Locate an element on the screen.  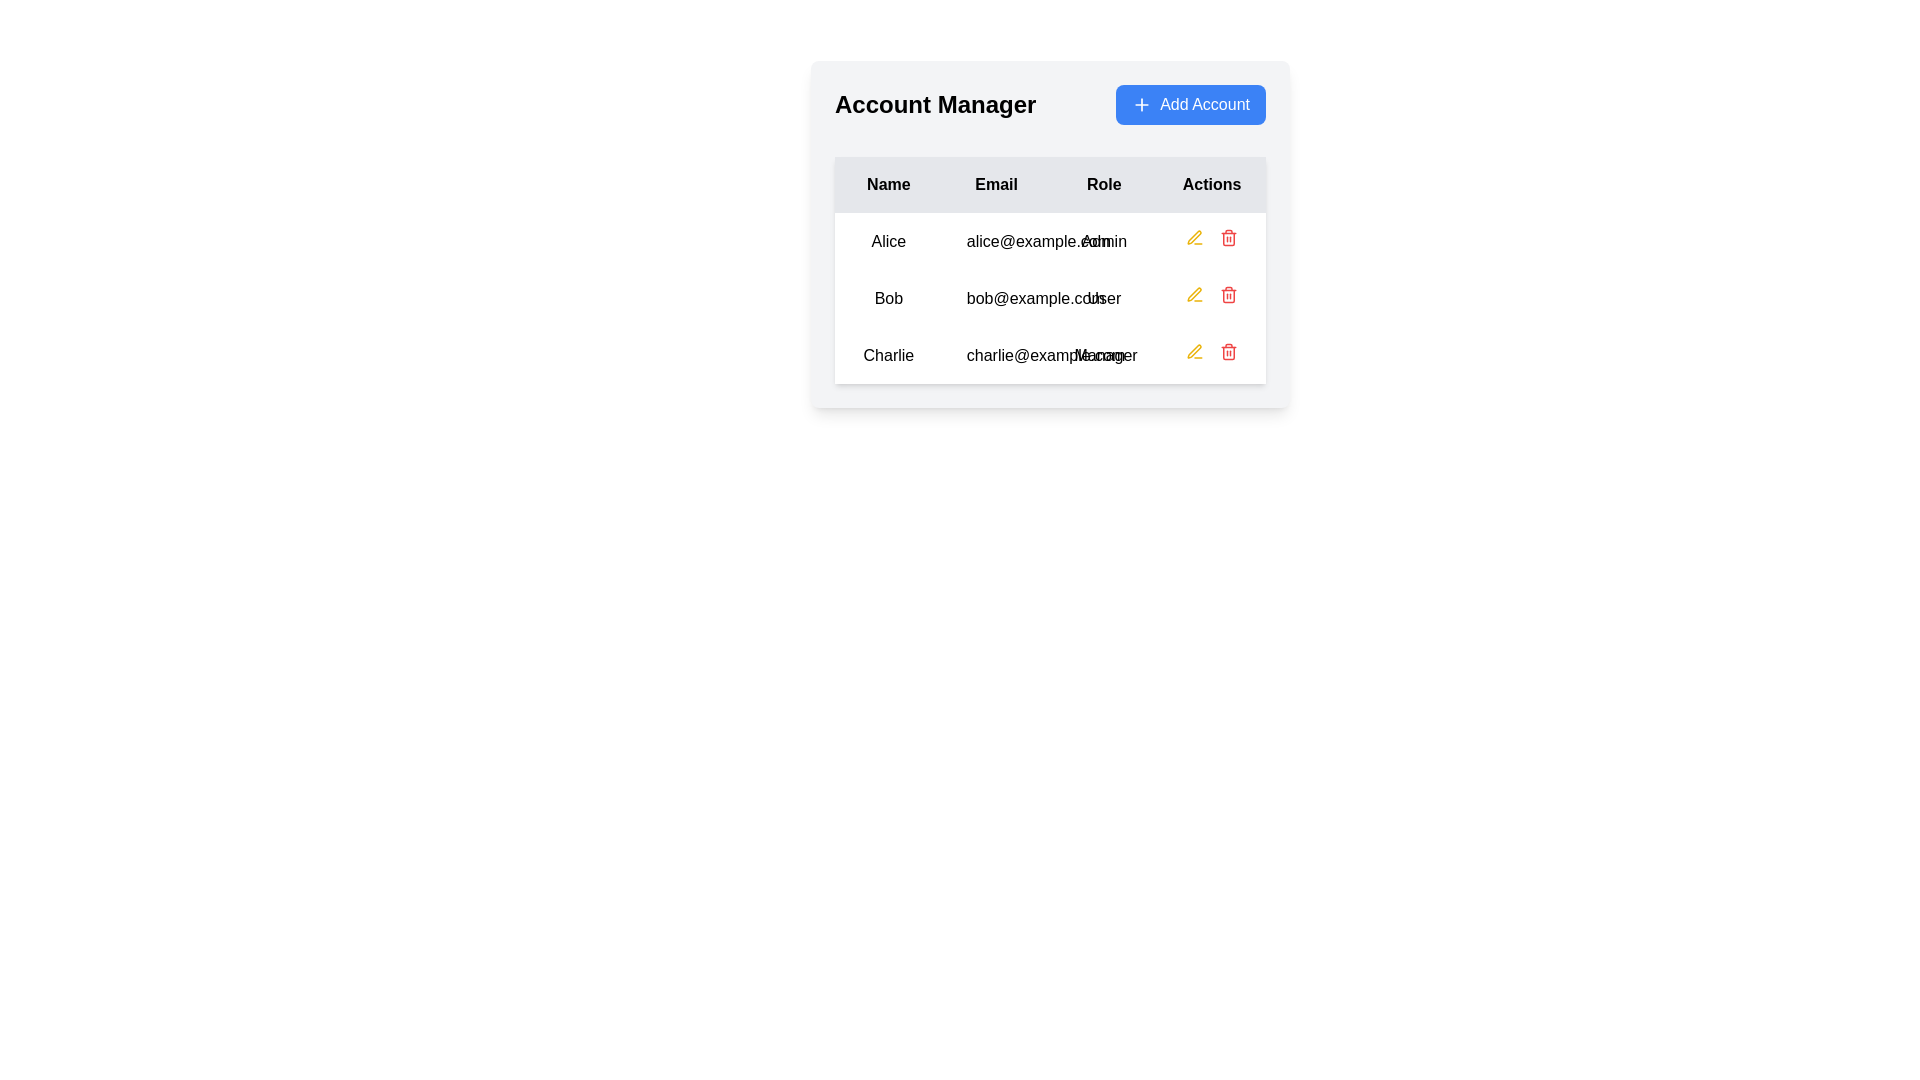
the static text field displaying the email address 'charlie@example.com' located in the second column of the last row of the table, adjacent to the user's name 'Charlie' and their role 'Manager' is located at coordinates (996, 354).